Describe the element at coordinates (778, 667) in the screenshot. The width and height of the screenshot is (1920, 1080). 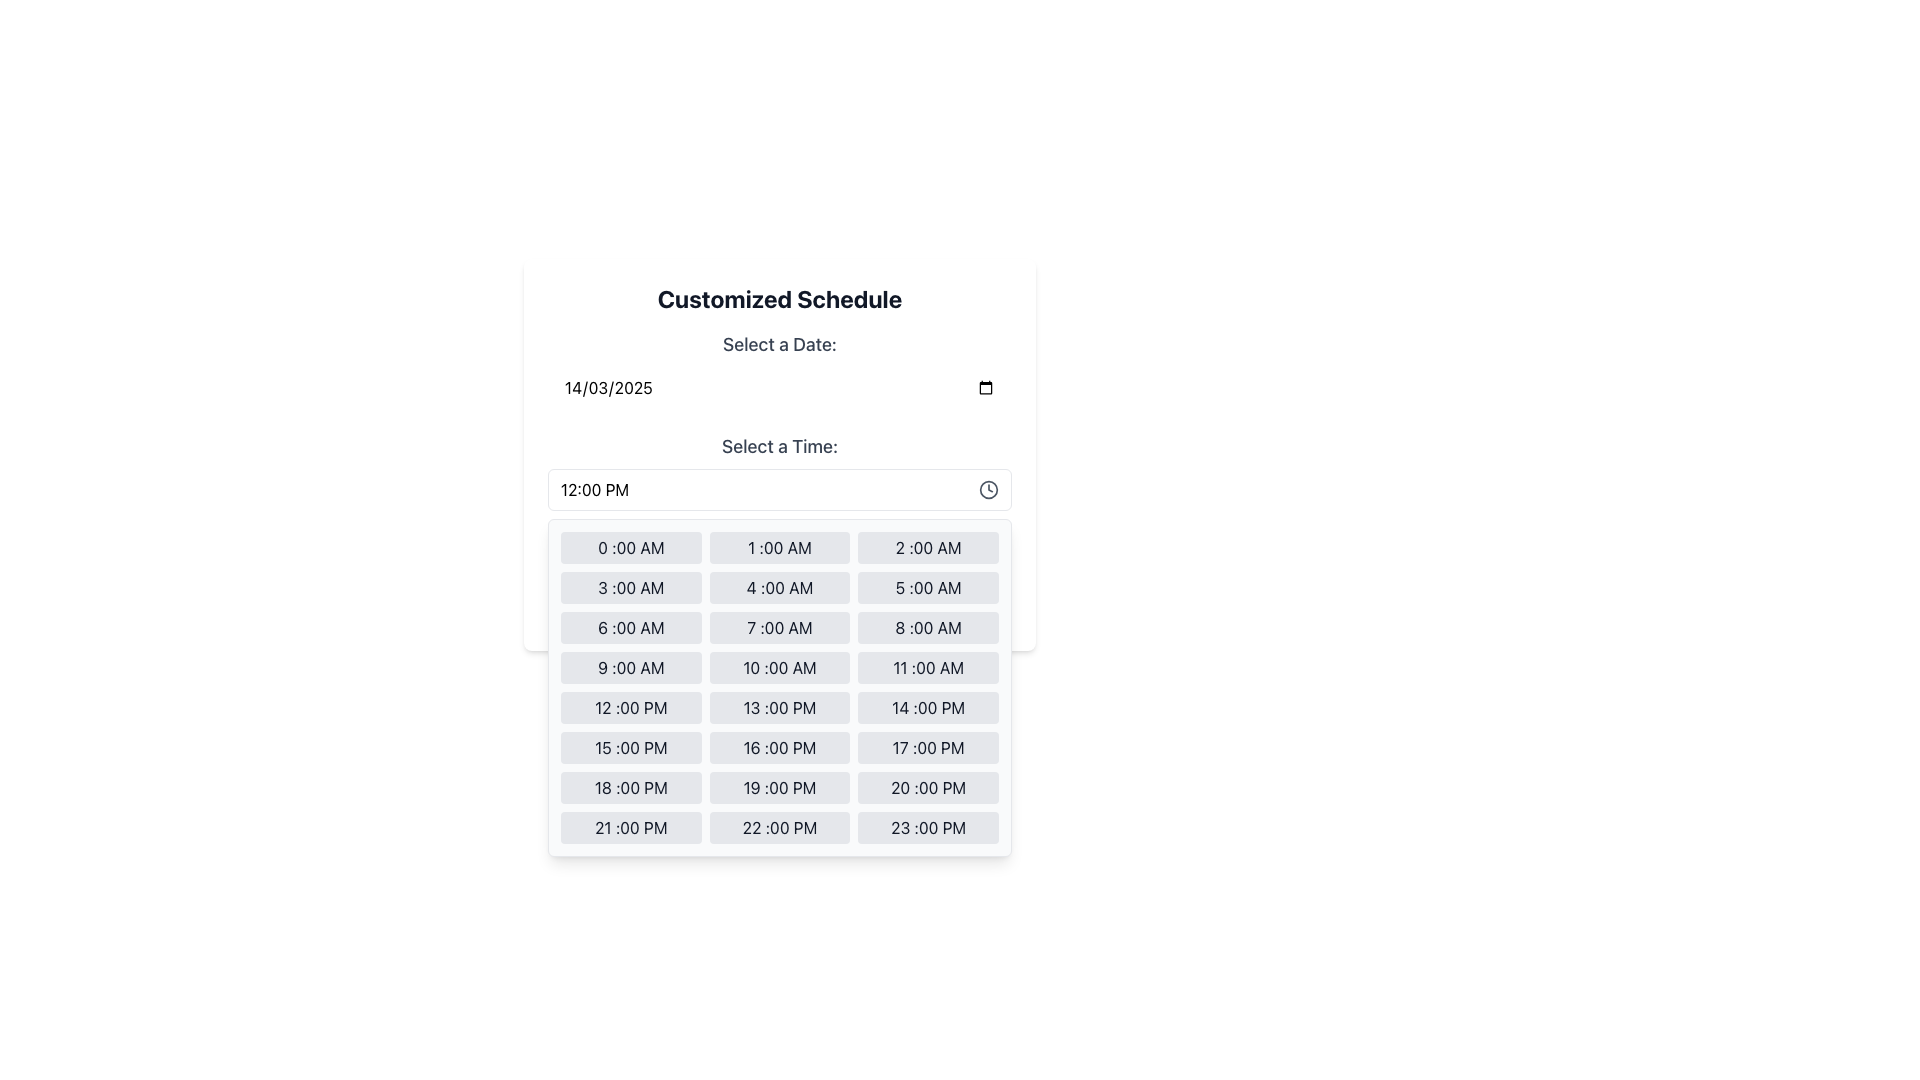
I see `the rectangular button labeled '10 :00 AM' with a light gray background` at that location.